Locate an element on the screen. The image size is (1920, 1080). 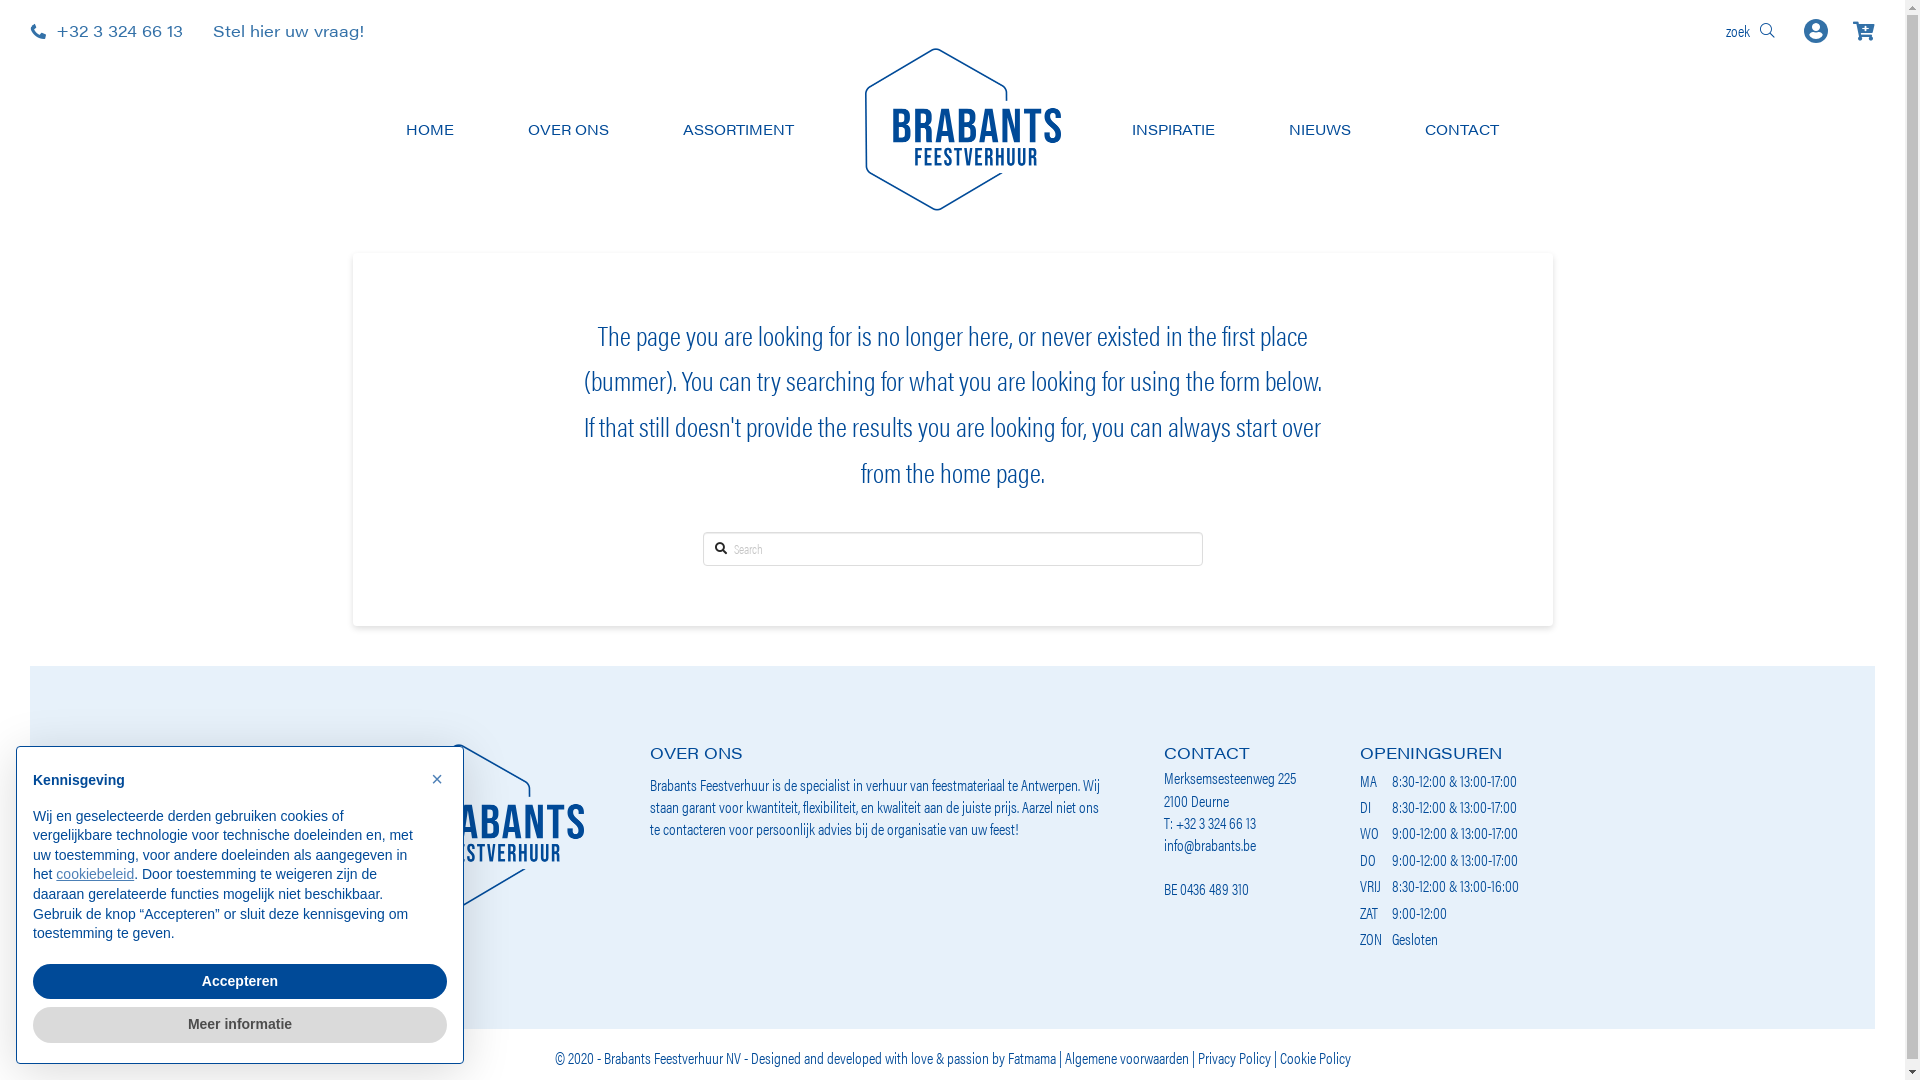
'Stel hier uw vraag!' is located at coordinates (282, 30).